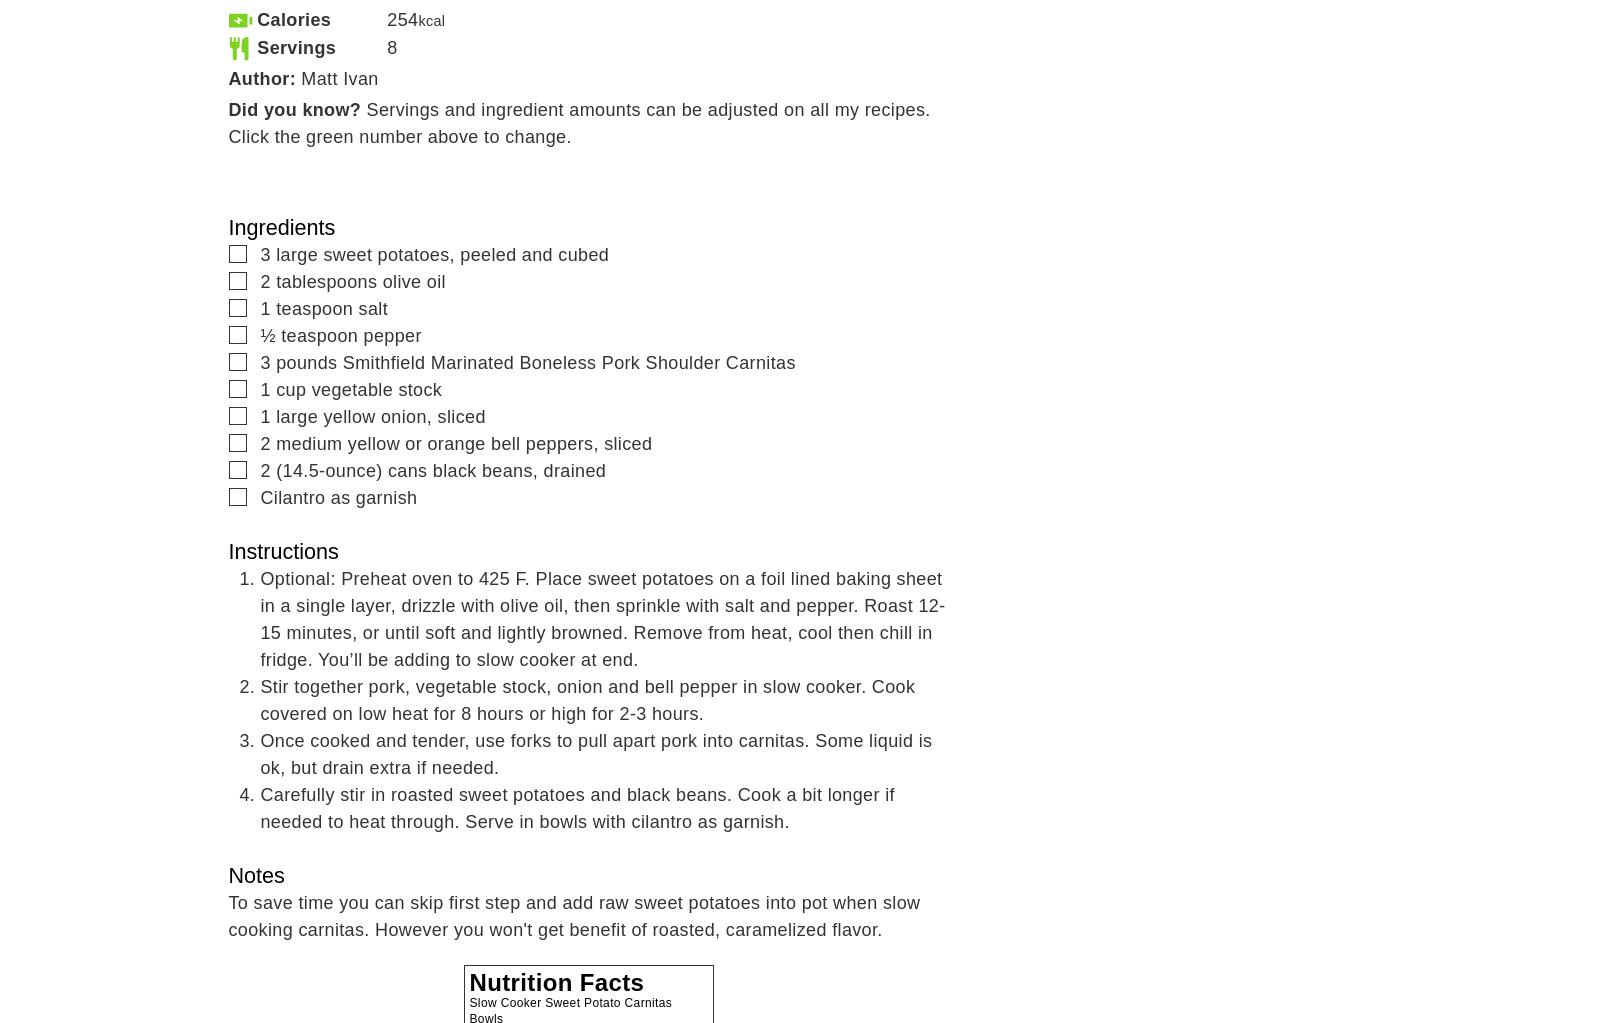  What do you see at coordinates (469, 442) in the screenshot?
I see `'yellow or orange bell peppers'` at bounding box center [469, 442].